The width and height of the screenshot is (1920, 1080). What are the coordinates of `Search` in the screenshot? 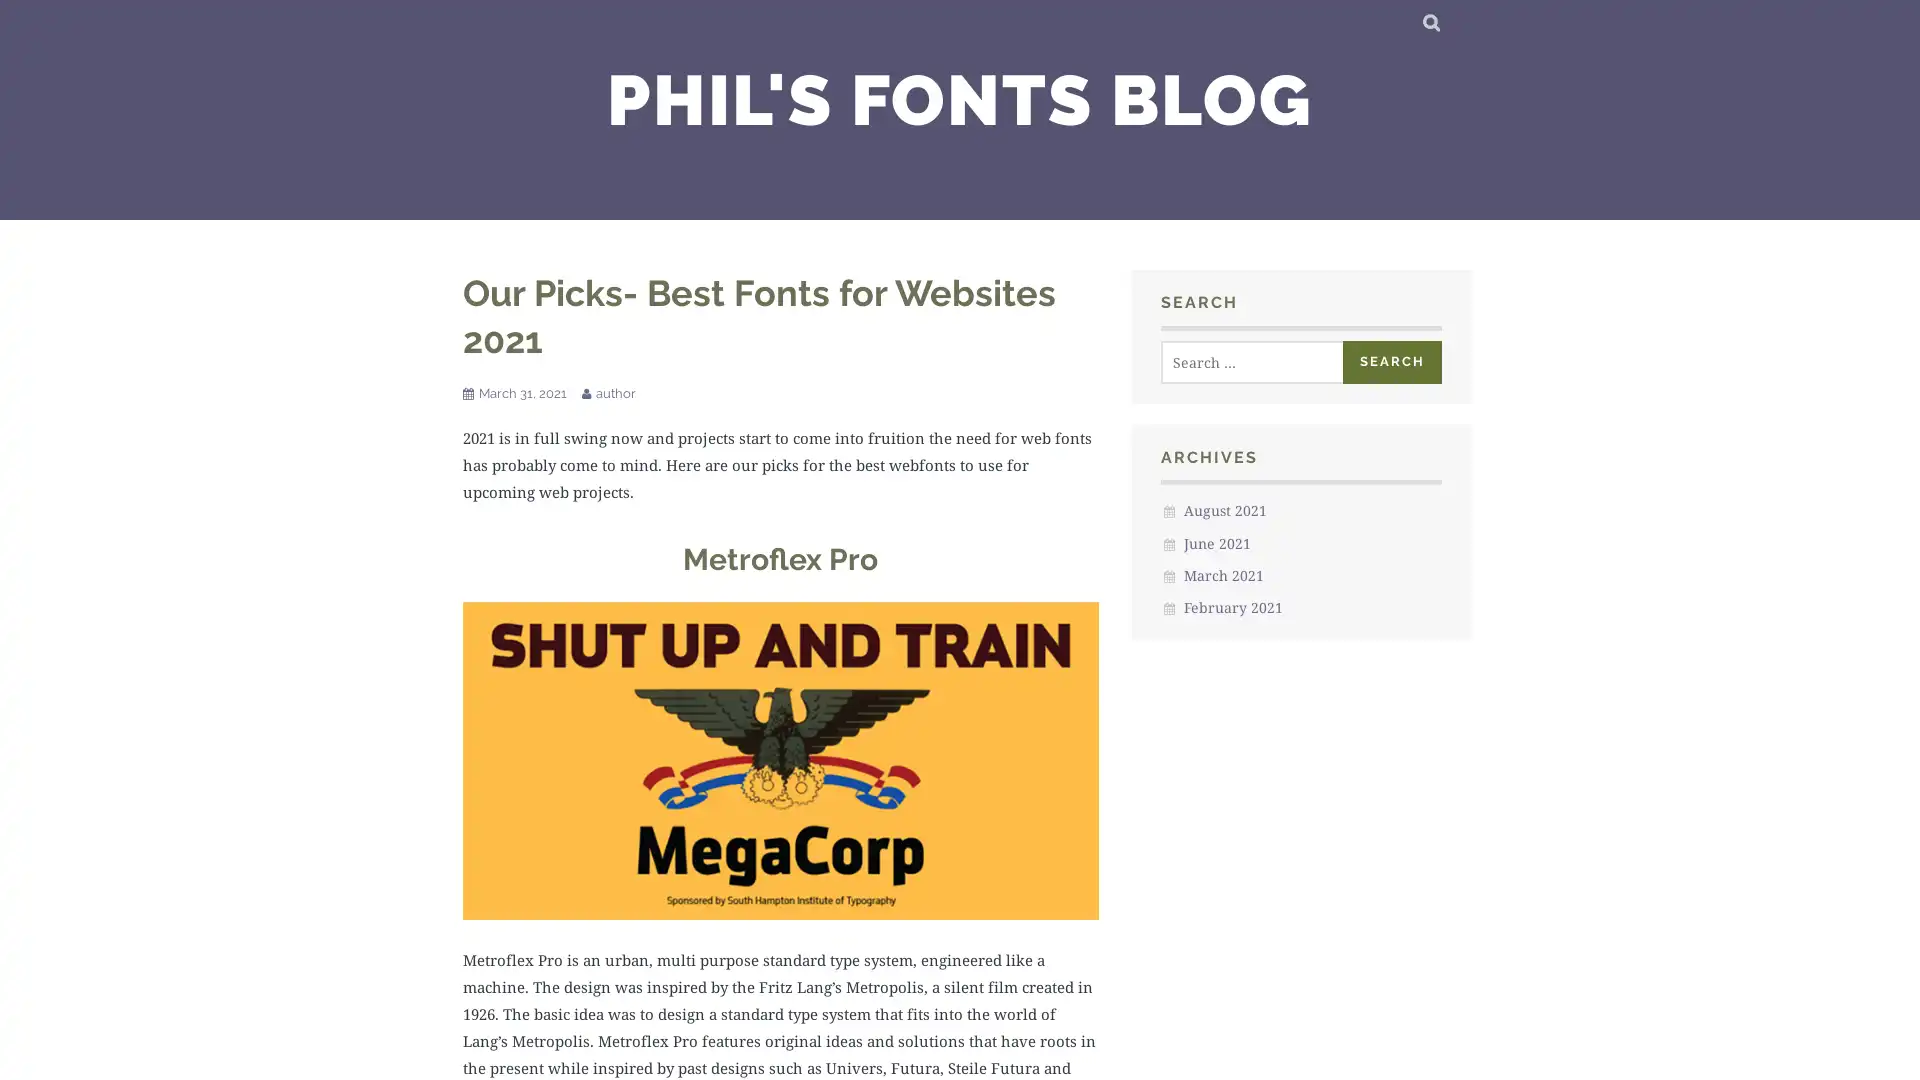 It's located at (1391, 361).